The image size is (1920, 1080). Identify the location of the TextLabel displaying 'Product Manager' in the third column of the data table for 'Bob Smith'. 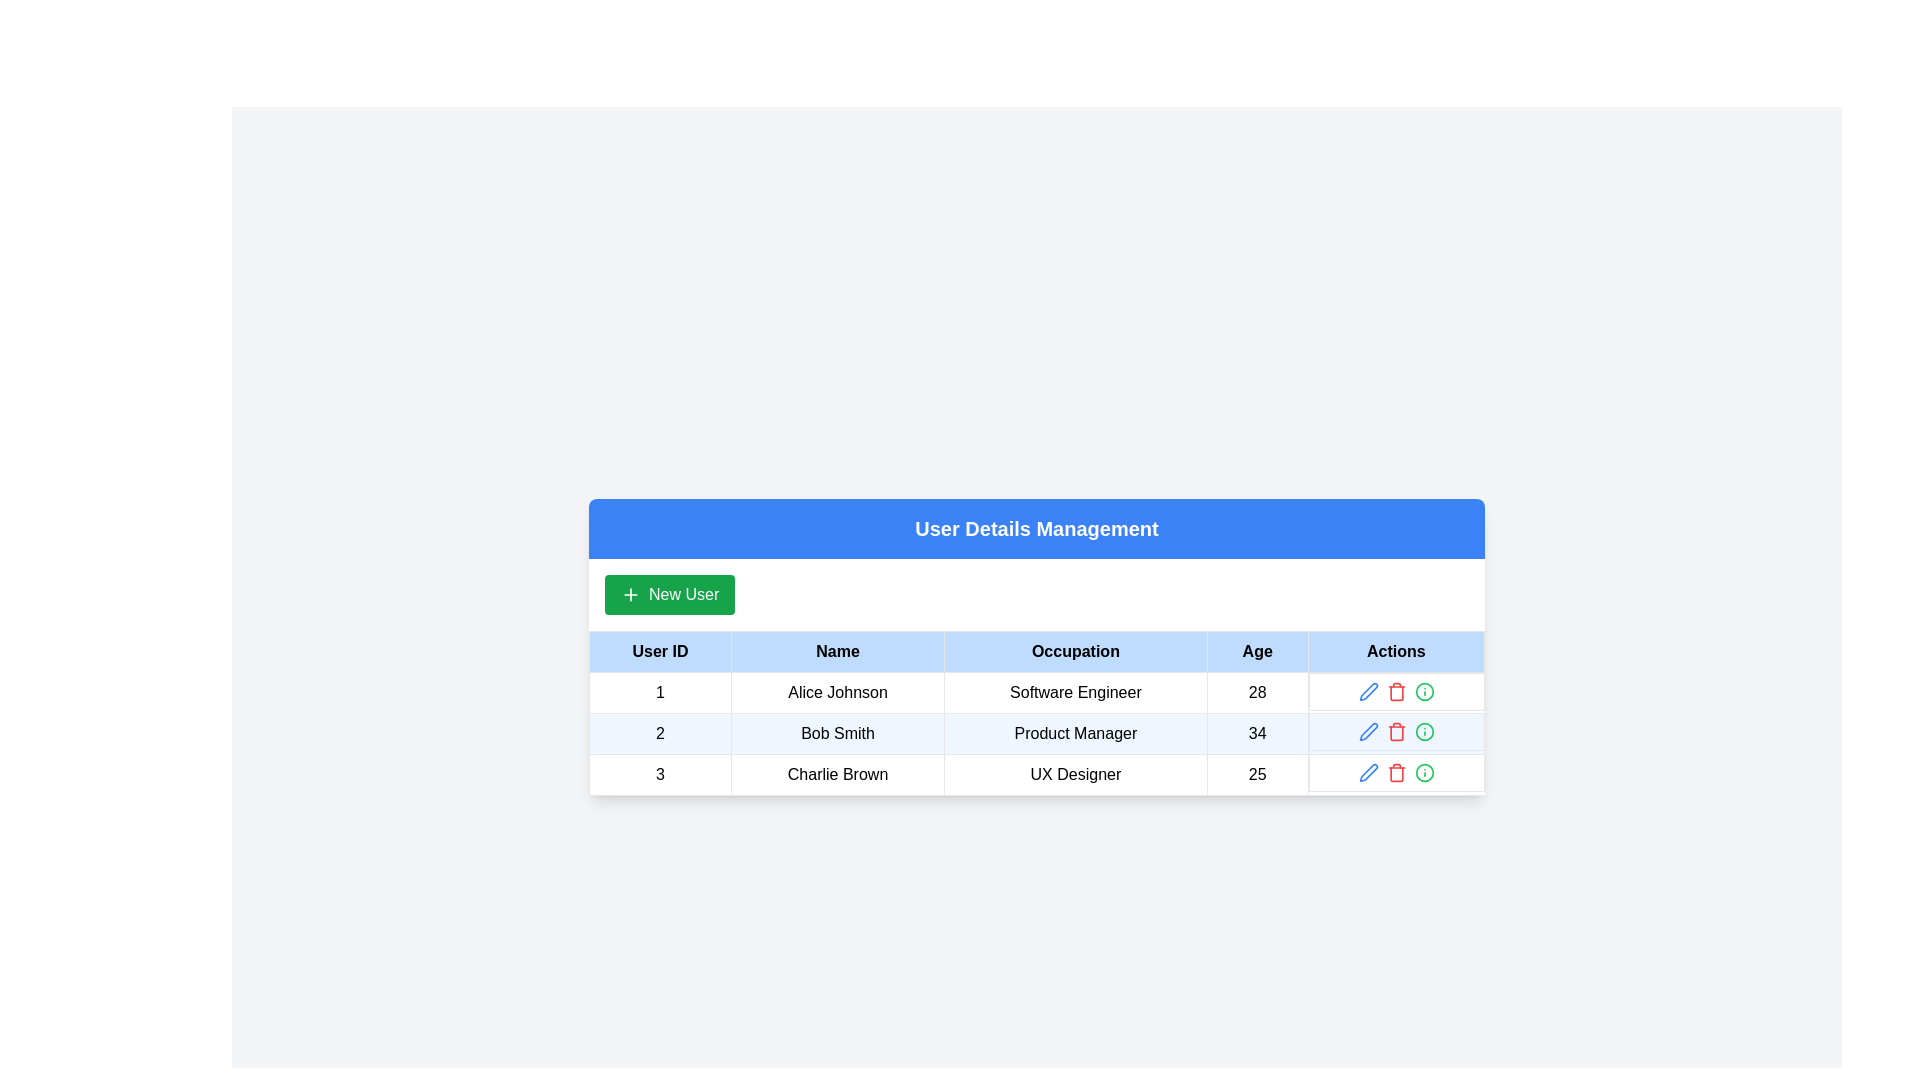
(1074, 733).